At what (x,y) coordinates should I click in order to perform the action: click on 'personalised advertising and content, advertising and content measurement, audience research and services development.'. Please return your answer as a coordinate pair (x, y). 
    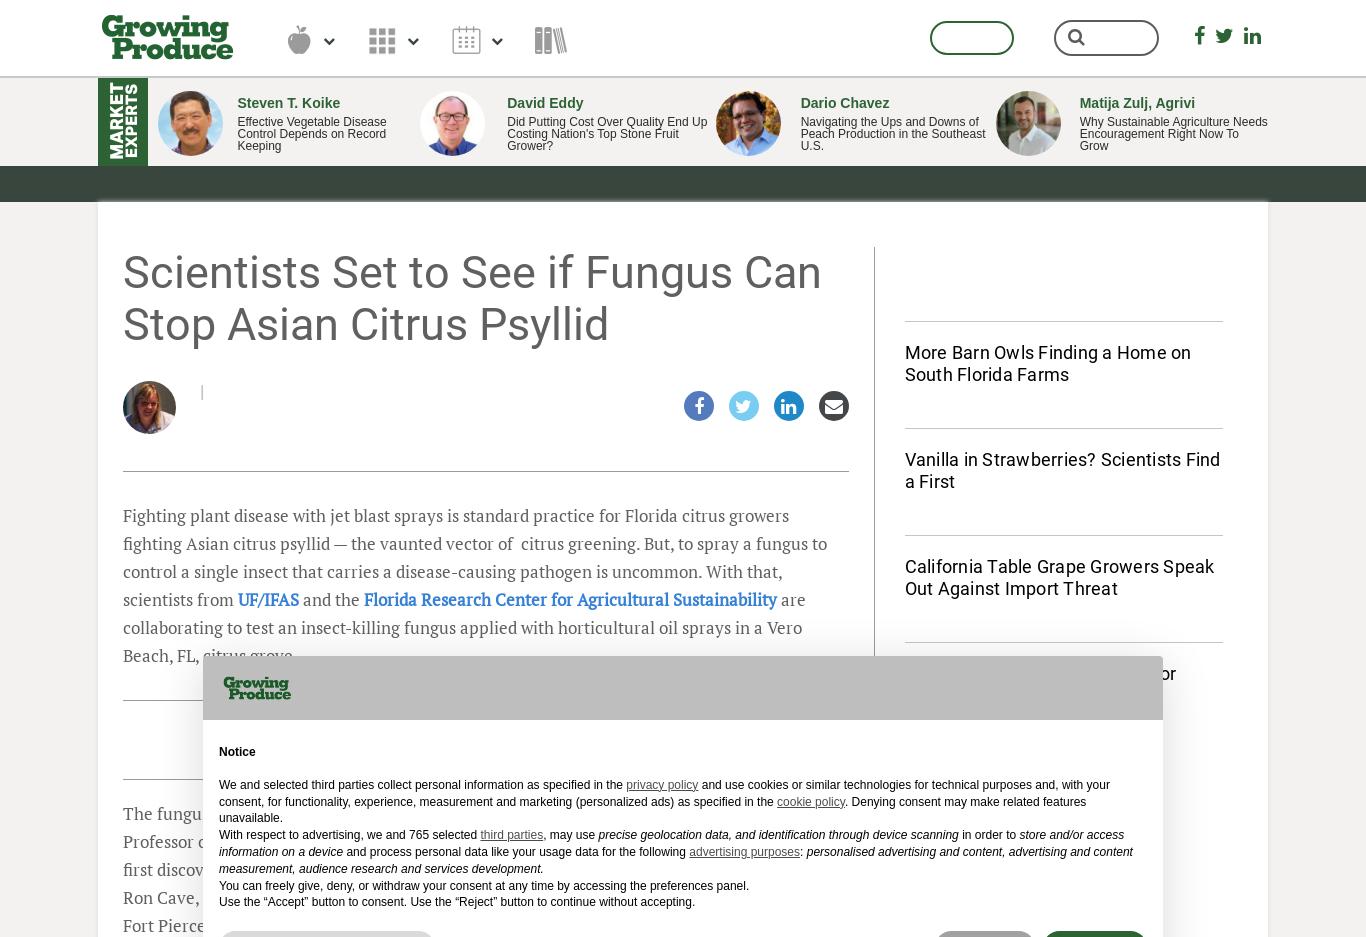
    Looking at the image, I should click on (674, 859).